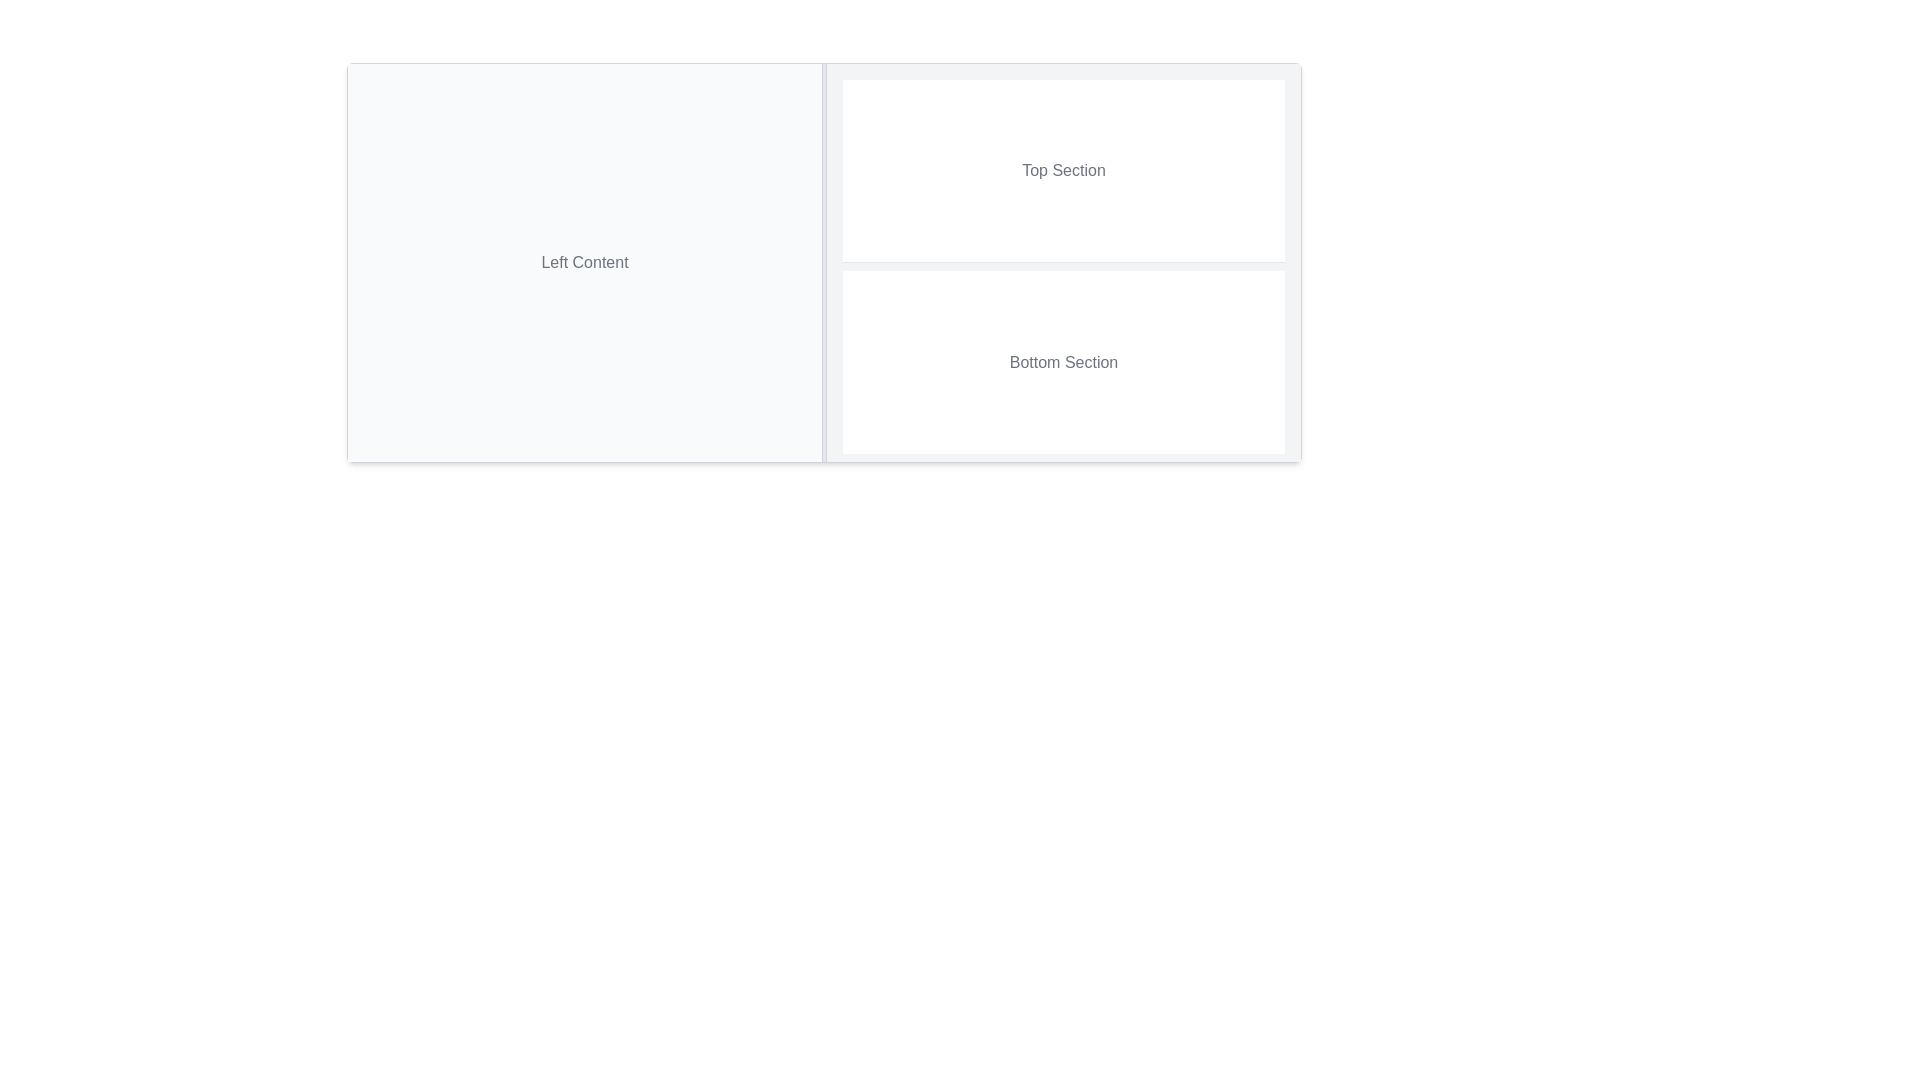  What do you see at coordinates (824, 261) in the screenshot?
I see `the vertical divider` at bounding box center [824, 261].